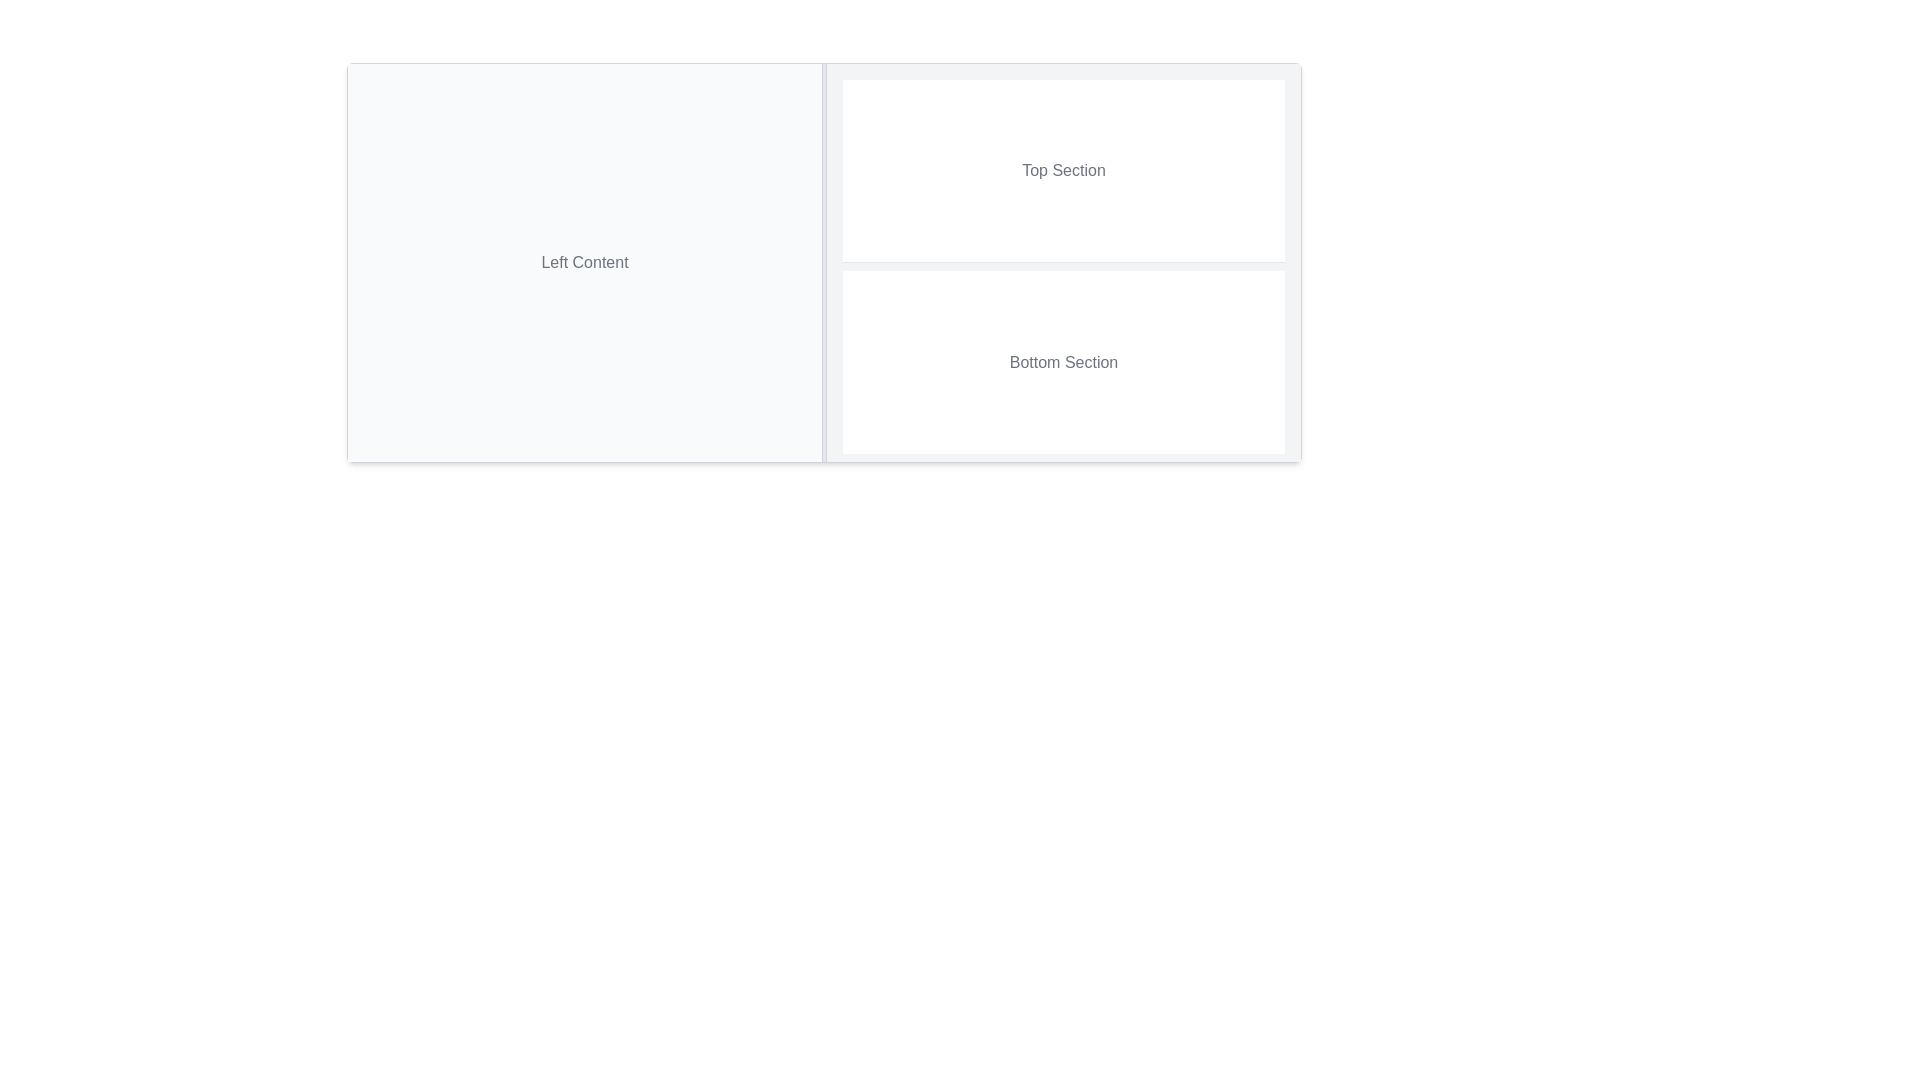  What do you see at coordinates (824, 261) in the screenshot?
I see `the vertical divider` at bounding box center [824, 261].